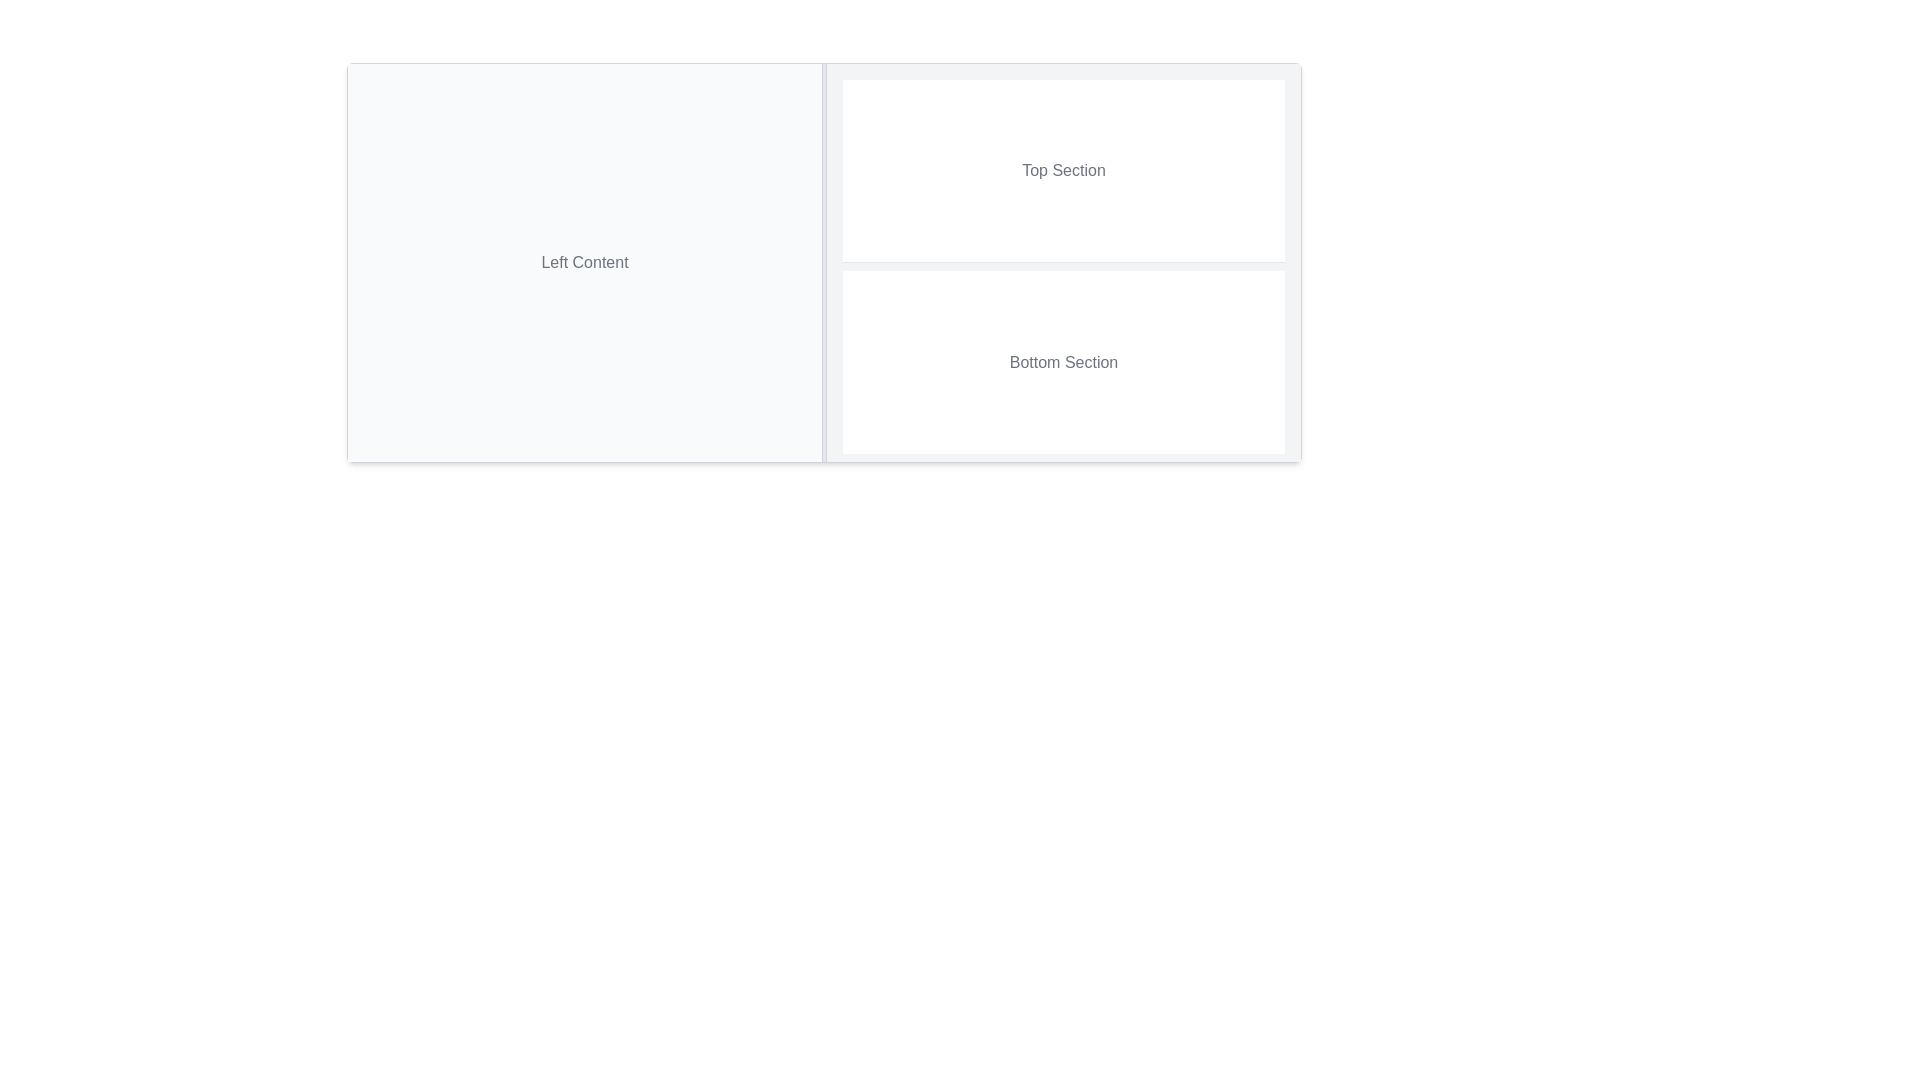  What do you see at coordinates (824, 261) in the screenshot?
I see `the vertical divider` at bounding box center [824, 261].